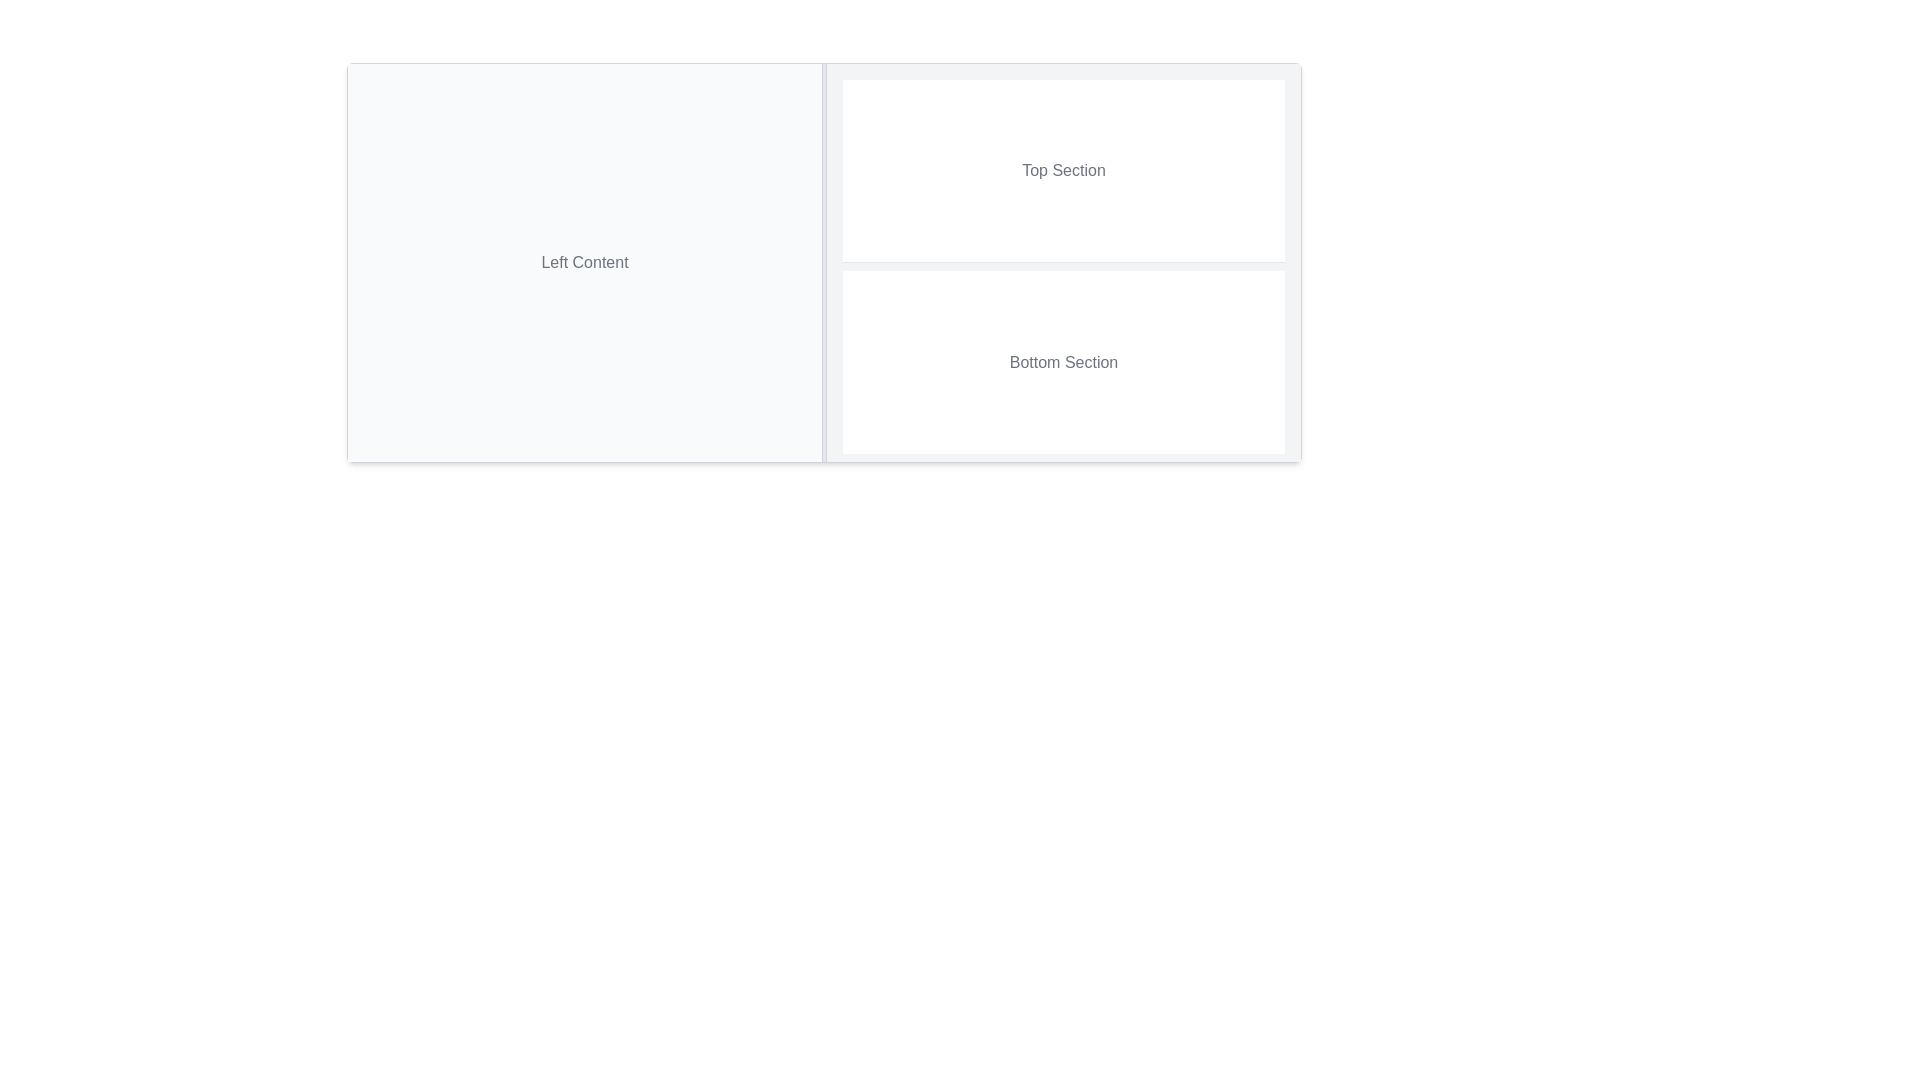  What do you see at coordinates (824, 261) in the screenshot?
I see `the vertical divider` at bounding box center [824, 261].